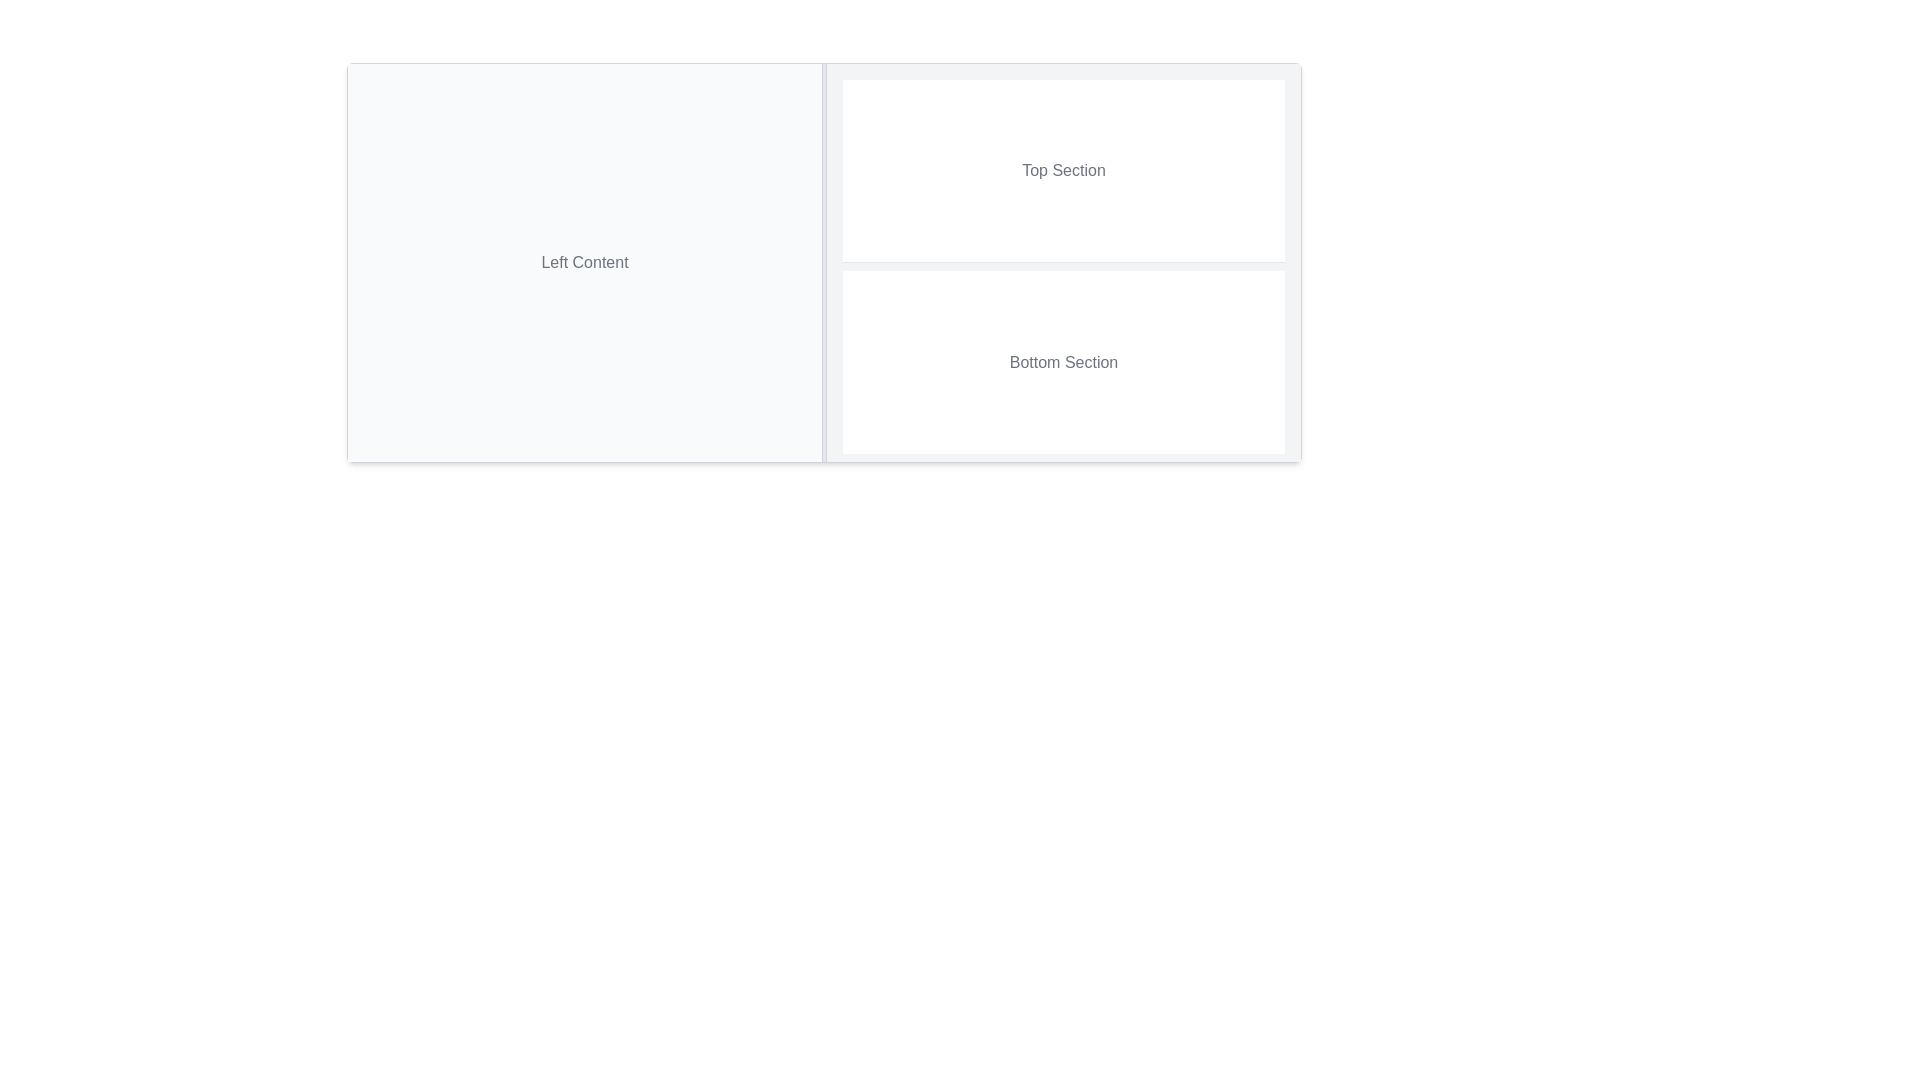  What do you see at coordinates (824, 261) in the screenshot?
I see `the vertical divider` at bounding box center [824, 261].